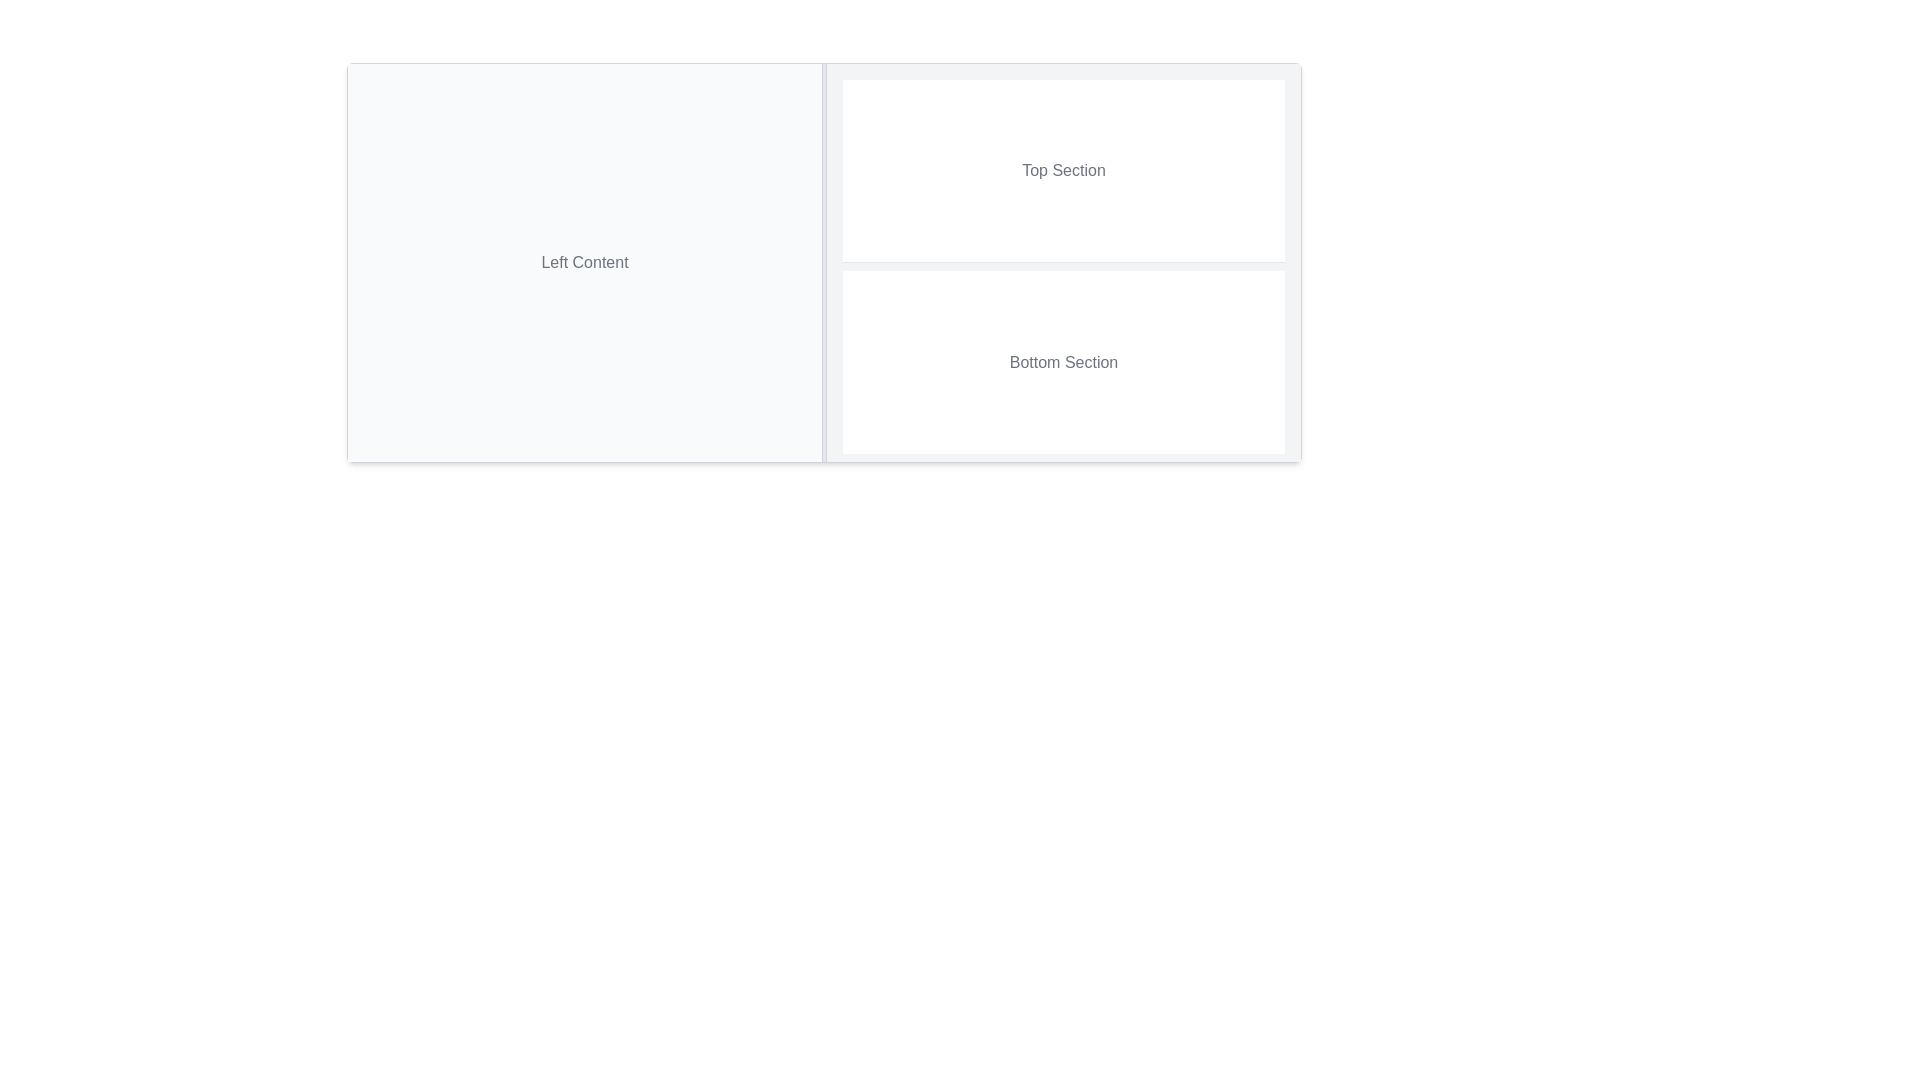  What do you see at coordinates (824, 261) in the screenshot?
I see `the vertical divider` at bounding box center [824, 261].